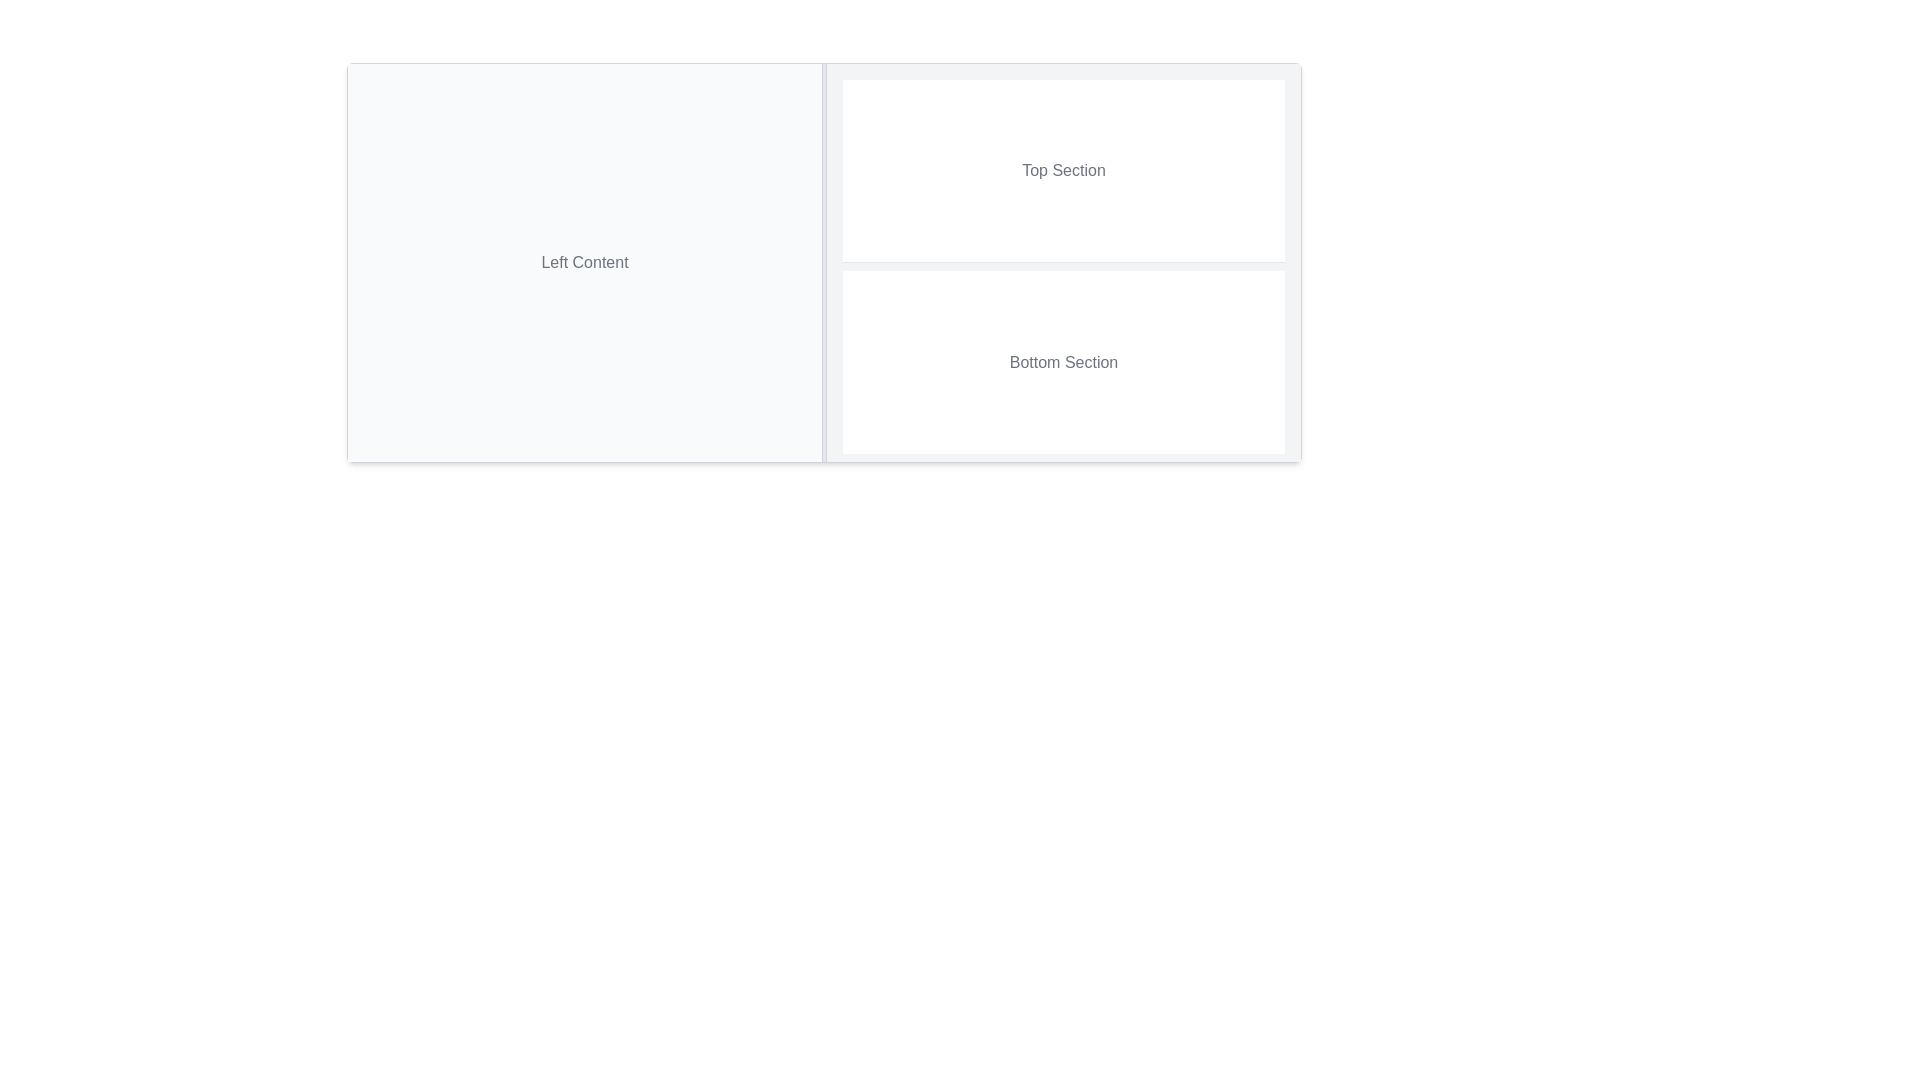  What do you see at coordinates (824, 261) in the screenshot?
I see `the vertical divider` at bounding box center [824, 261].